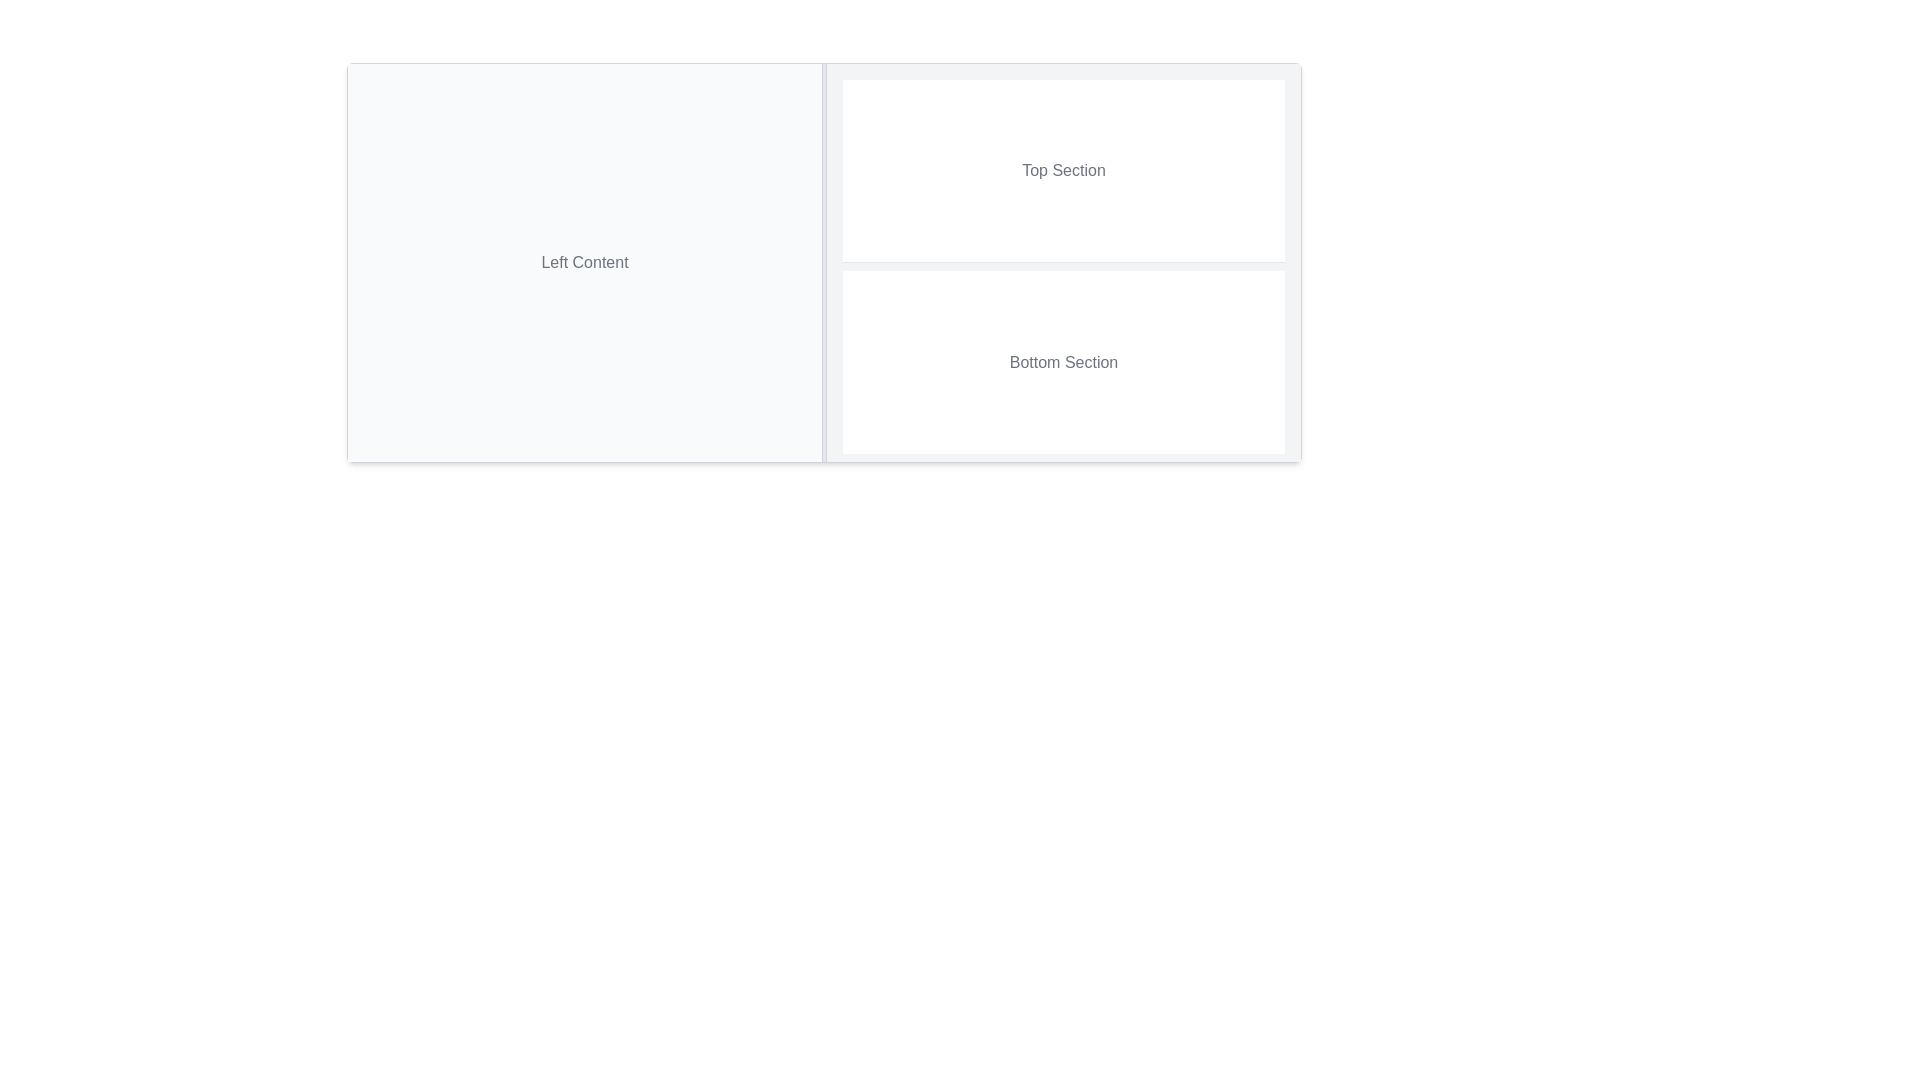  What do you see at coordinates (824, 261) in the screenshot?
I see `the vertical divider` at bounding box center [824, 261].